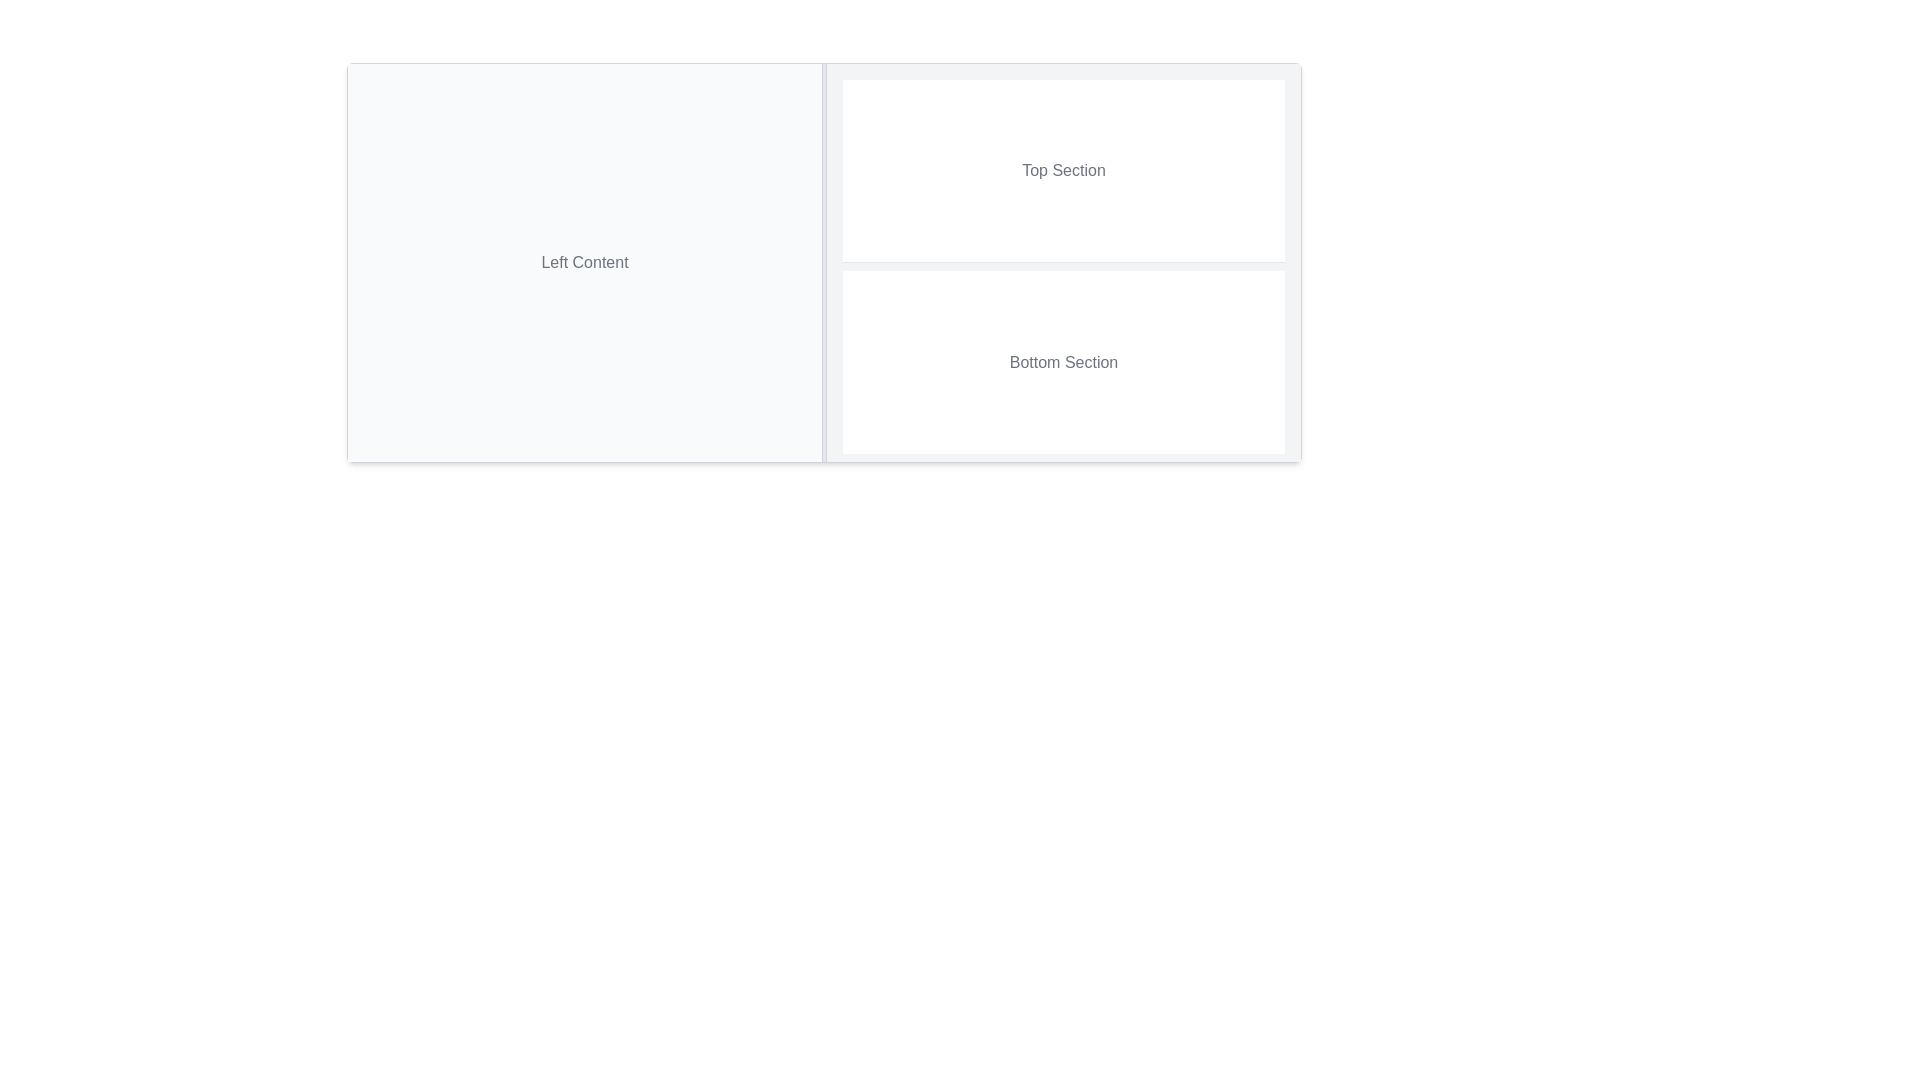  What do you see at coordinates (824, 261) in the screenshot?
I see `the vertical divider` at bounding box center [824, 261].